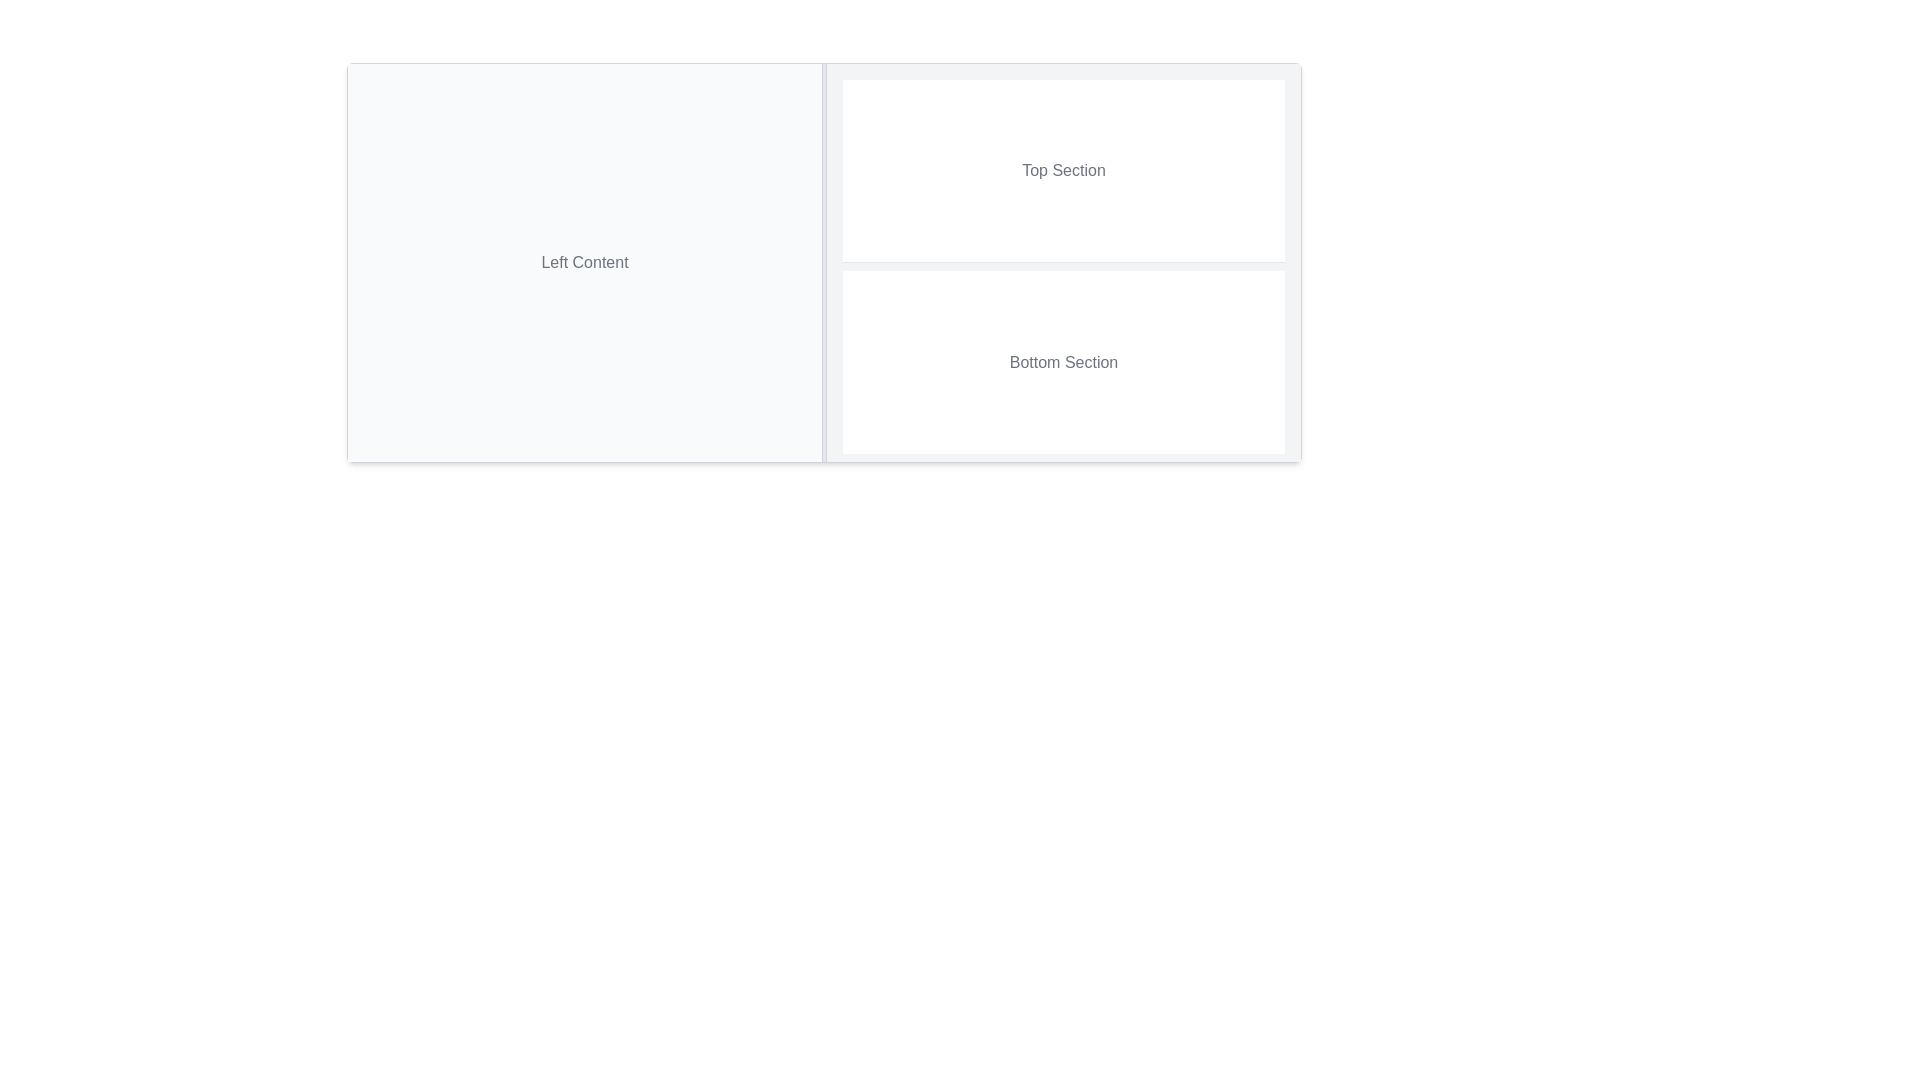  What do you see at coordinates (824, 261) in the screenshot?
I see `the vertical divider` at bounding box center [824, 261].